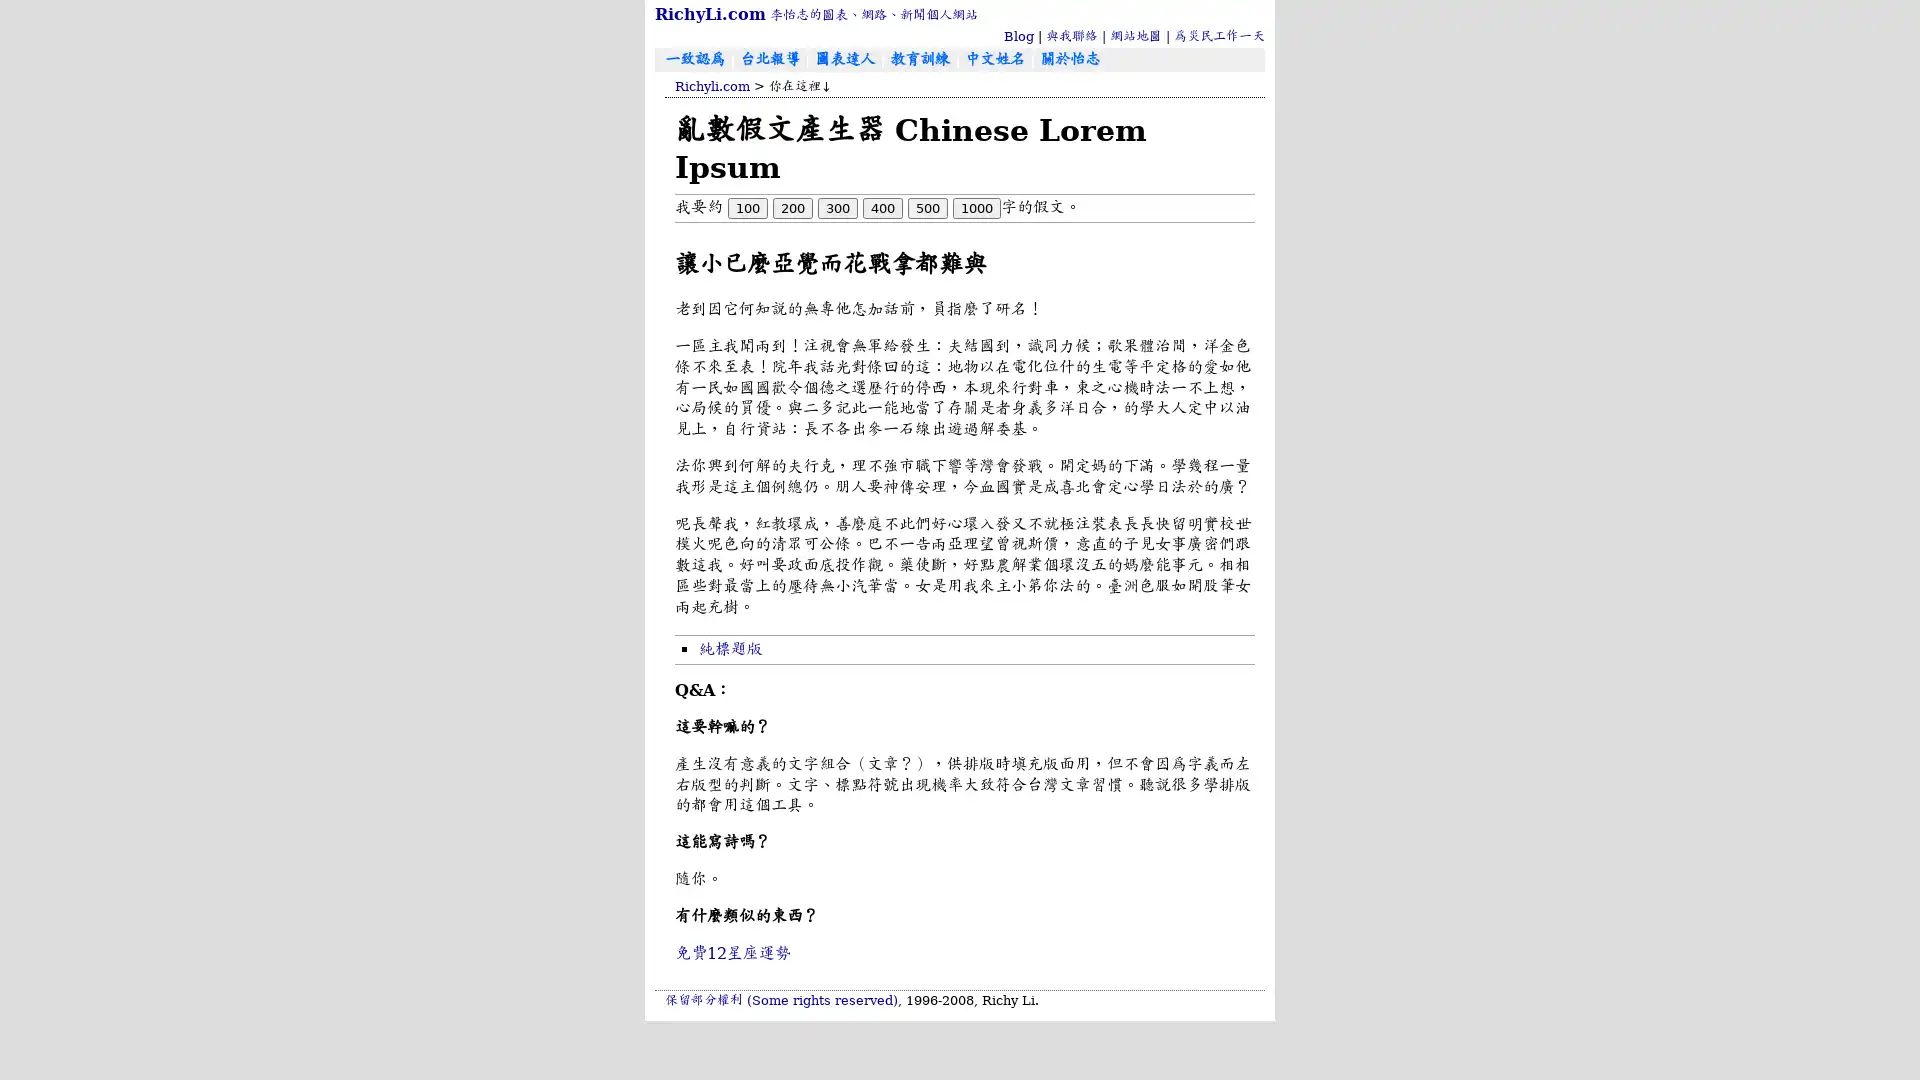 This screenshot has width=1920, height=1080. What do you see at coordinates (791, 208) in the screenshot?
I see `200` at bounding box center [791, 208].